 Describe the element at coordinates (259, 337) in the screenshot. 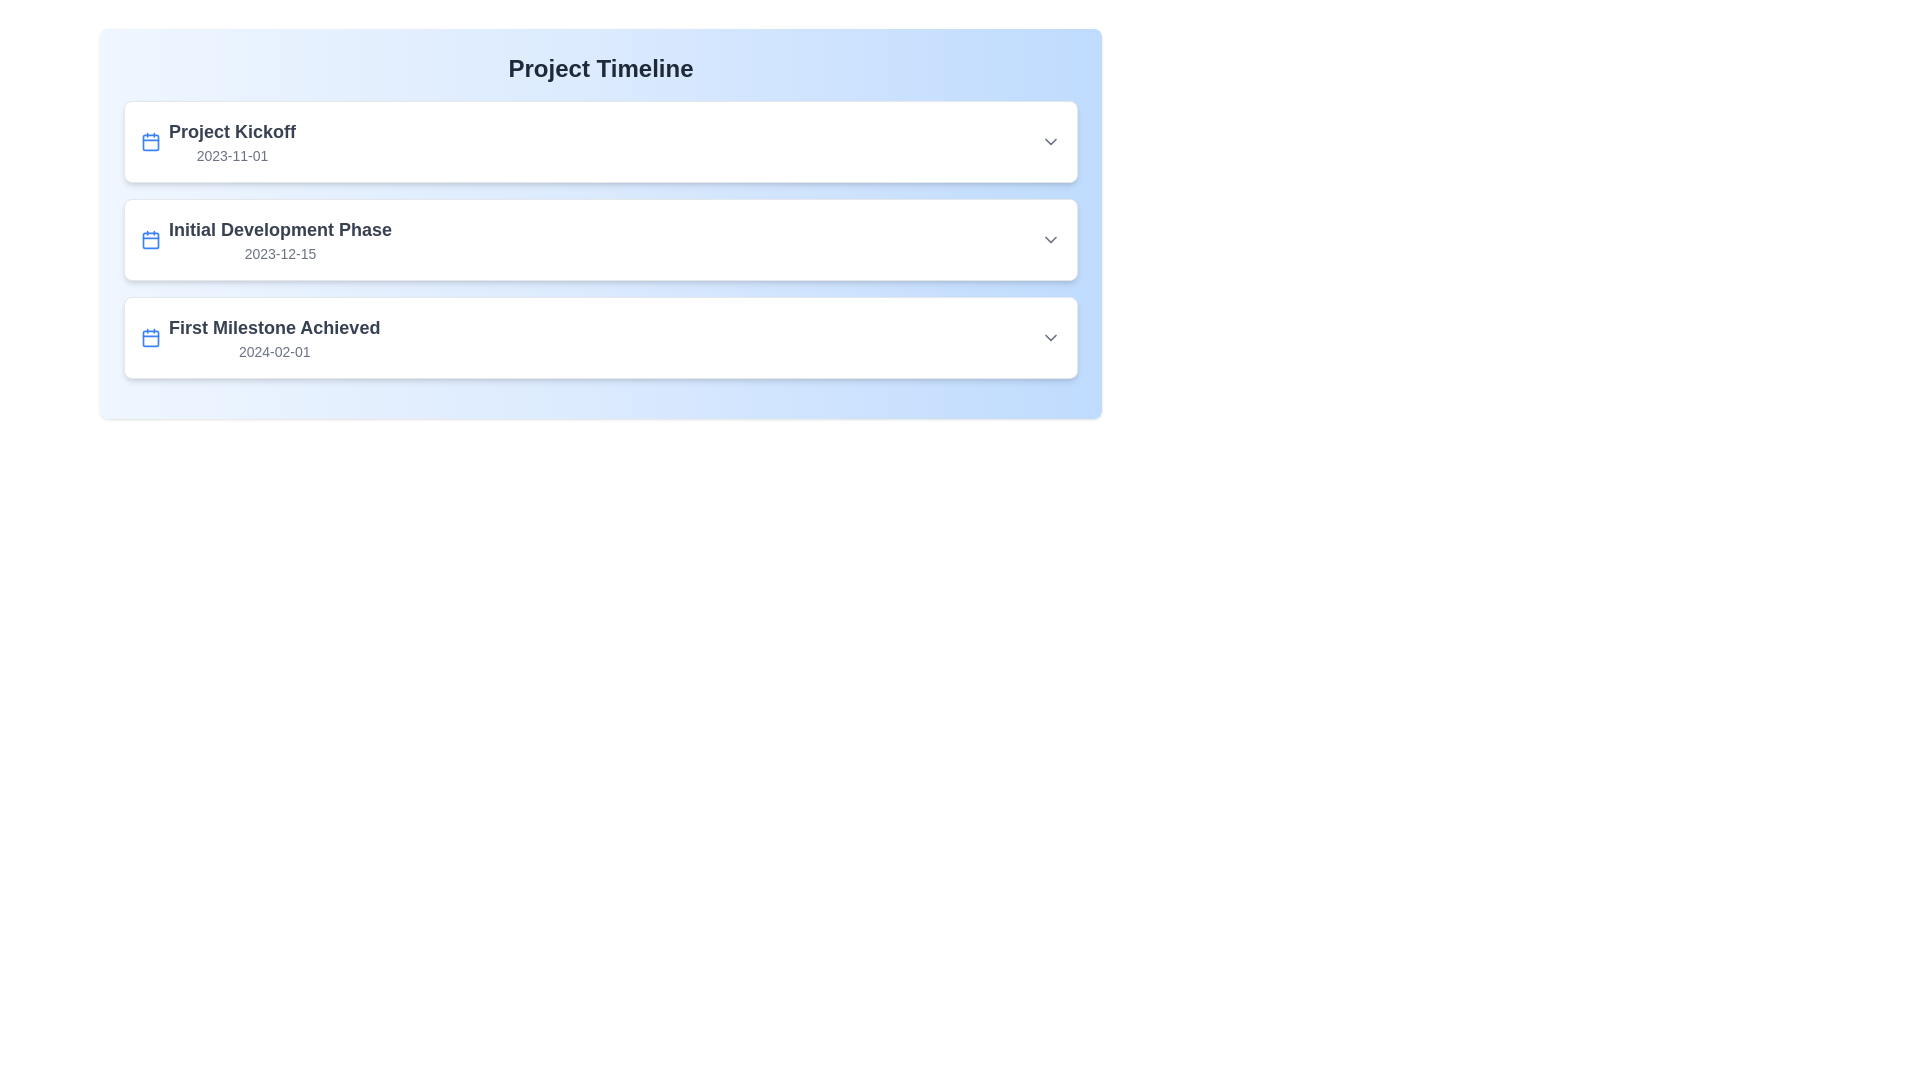

I see `the list item labeled 'First Milestone Achieved' which contains a calendar icon and the date '2024-02-01'` at that location.